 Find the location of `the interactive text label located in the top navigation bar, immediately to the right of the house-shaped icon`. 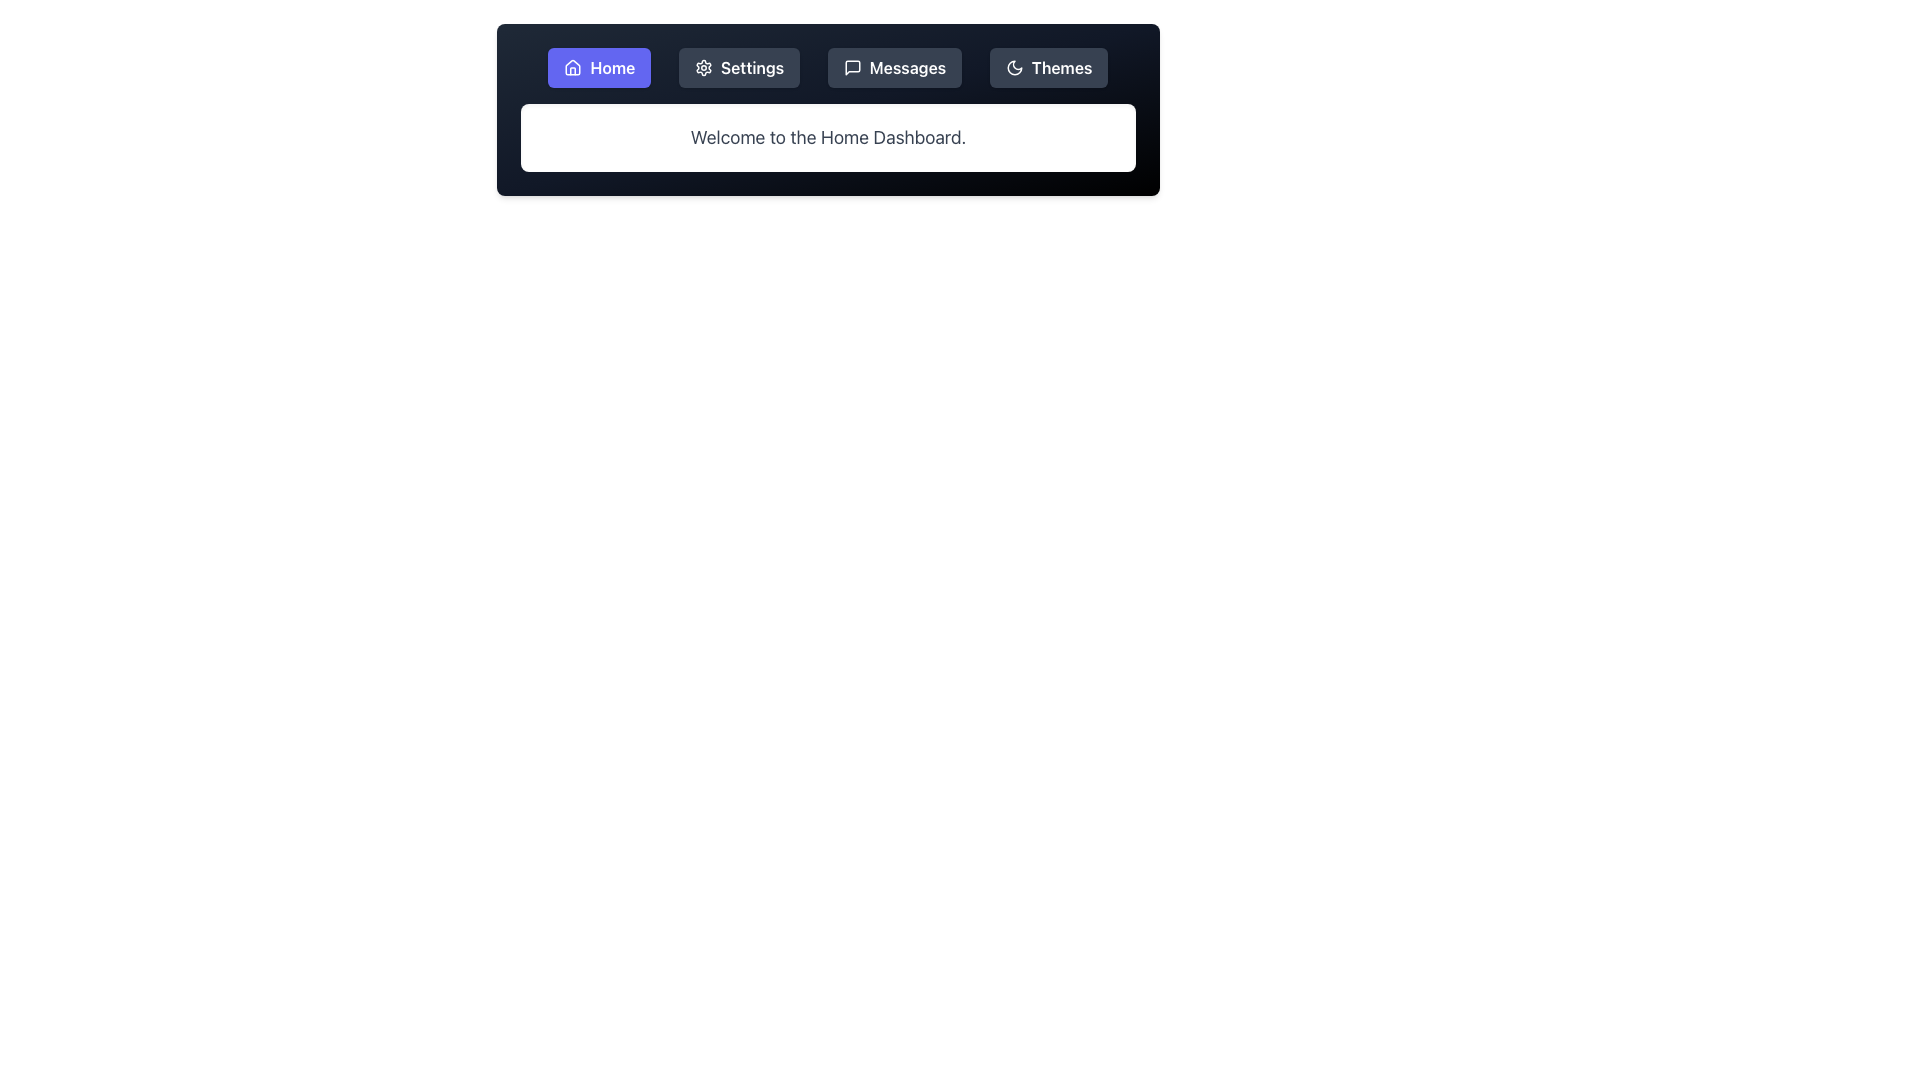

the interactive text label located in the top navigation bar, immediately to the right of the house-shaped icon is located at coordinates (611, 67).